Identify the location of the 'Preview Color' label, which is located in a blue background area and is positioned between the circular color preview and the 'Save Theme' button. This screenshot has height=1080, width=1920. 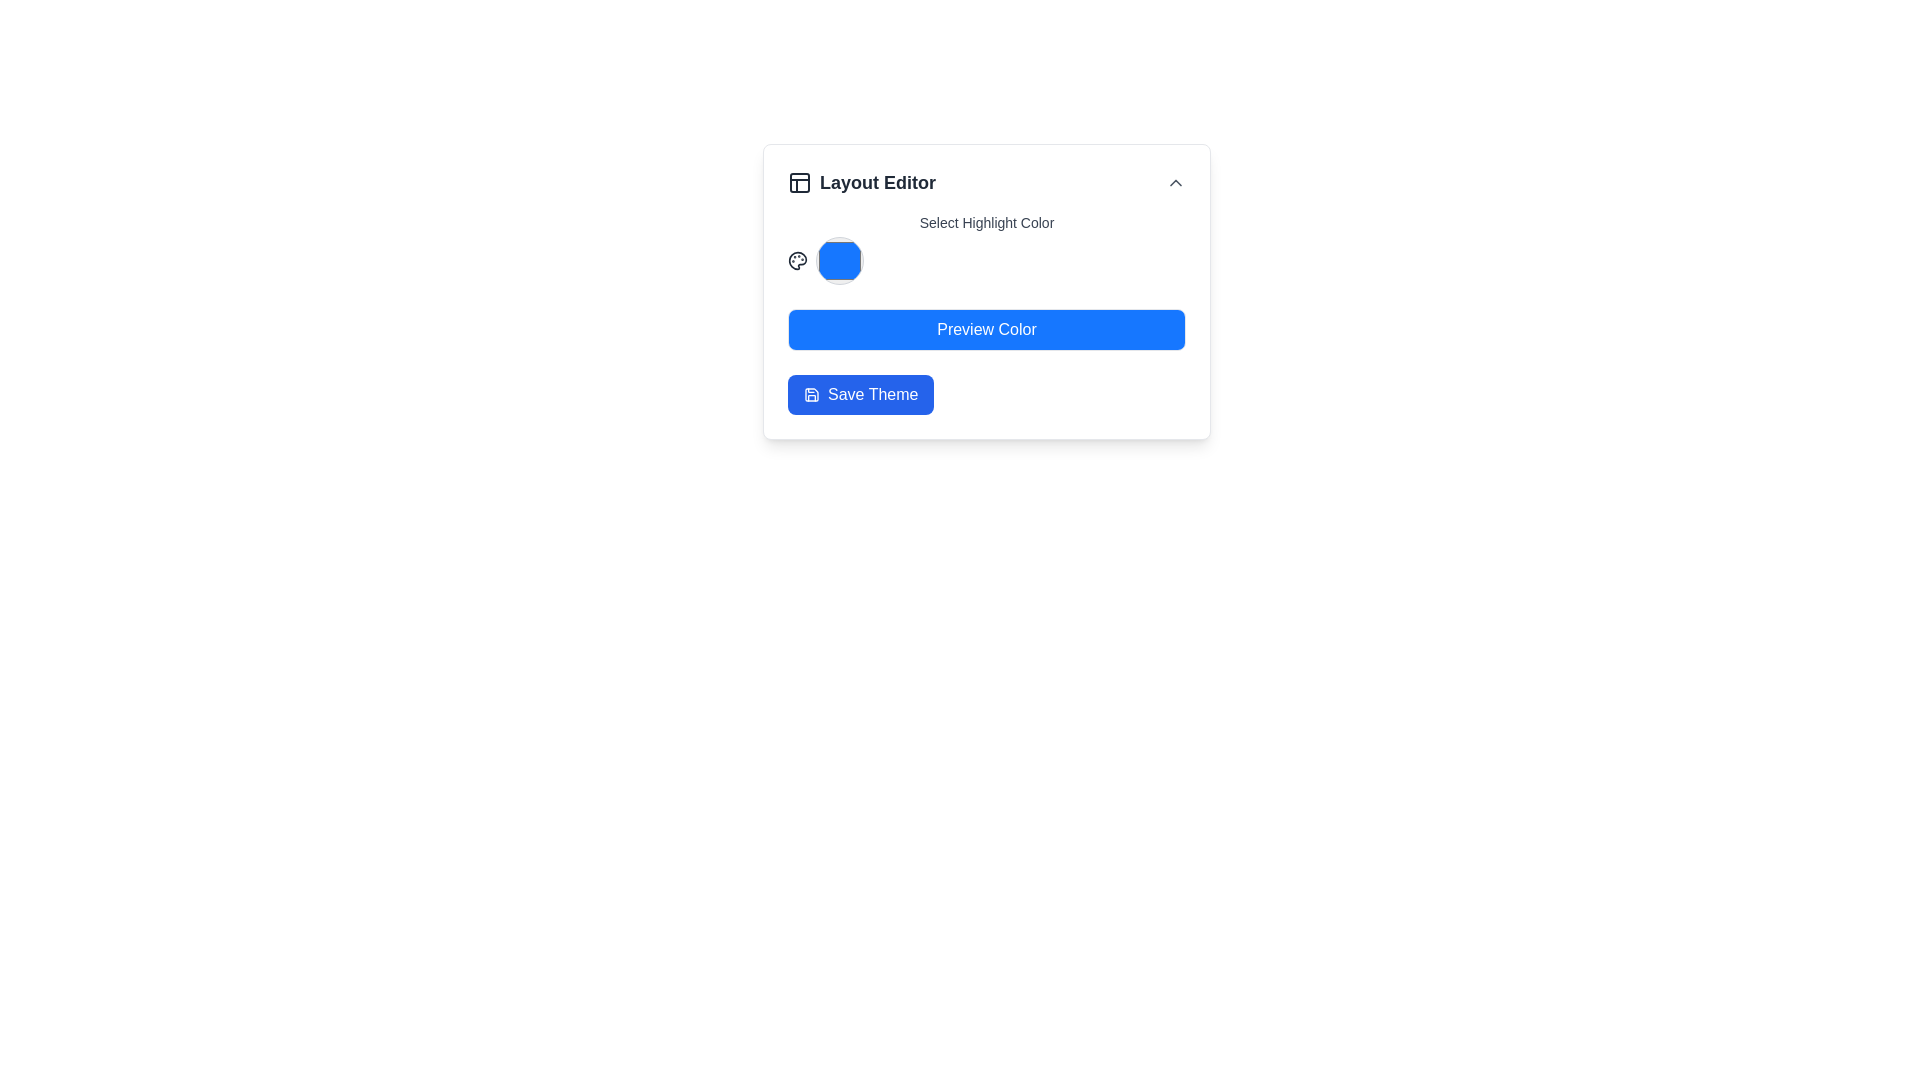
(987, 328).